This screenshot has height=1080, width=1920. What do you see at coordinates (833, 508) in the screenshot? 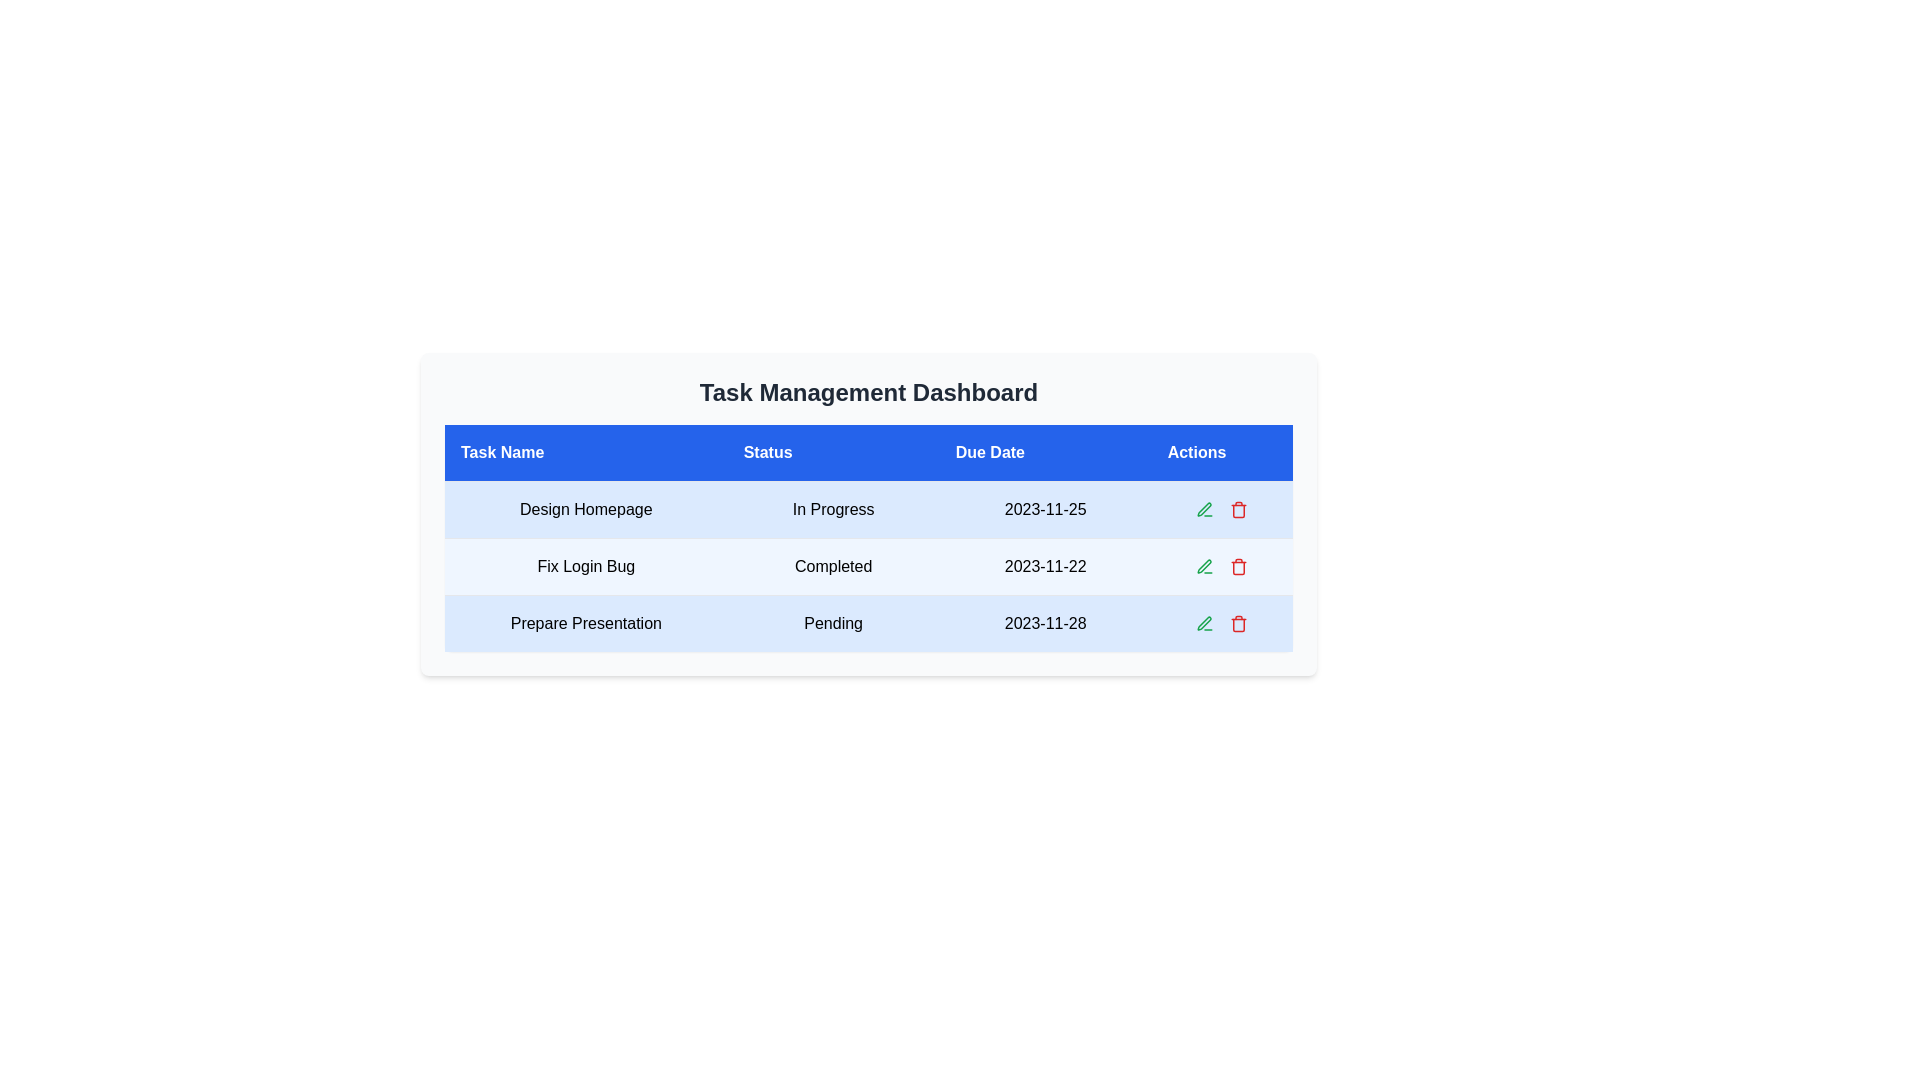
I see `the 'In Progress' text label in the second column of the first row under the 'Status' header in the table` at bounding box center [833, 508].